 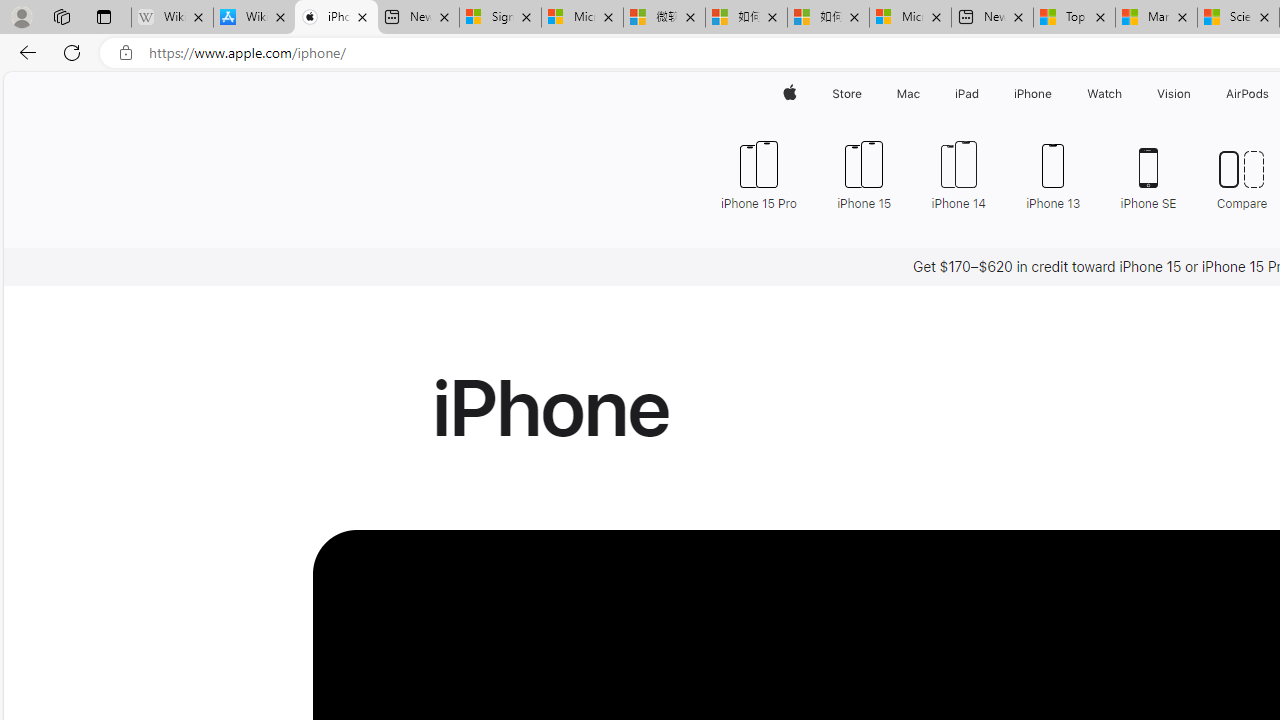 What do you see at coordinates (1126, 93) in the screenshot?
I see `'Watch menu'` at bounding box center [1126, 93].